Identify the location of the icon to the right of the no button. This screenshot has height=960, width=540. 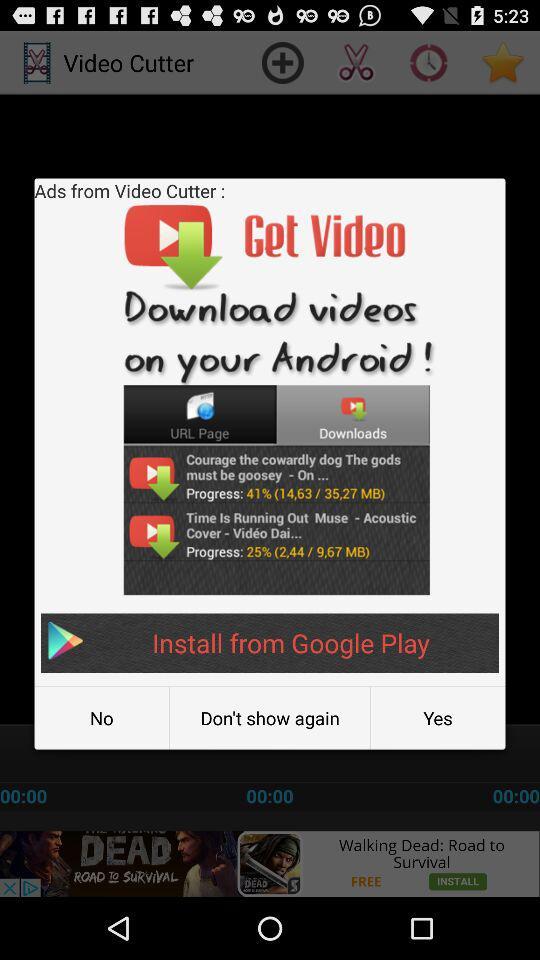
(270, 718).